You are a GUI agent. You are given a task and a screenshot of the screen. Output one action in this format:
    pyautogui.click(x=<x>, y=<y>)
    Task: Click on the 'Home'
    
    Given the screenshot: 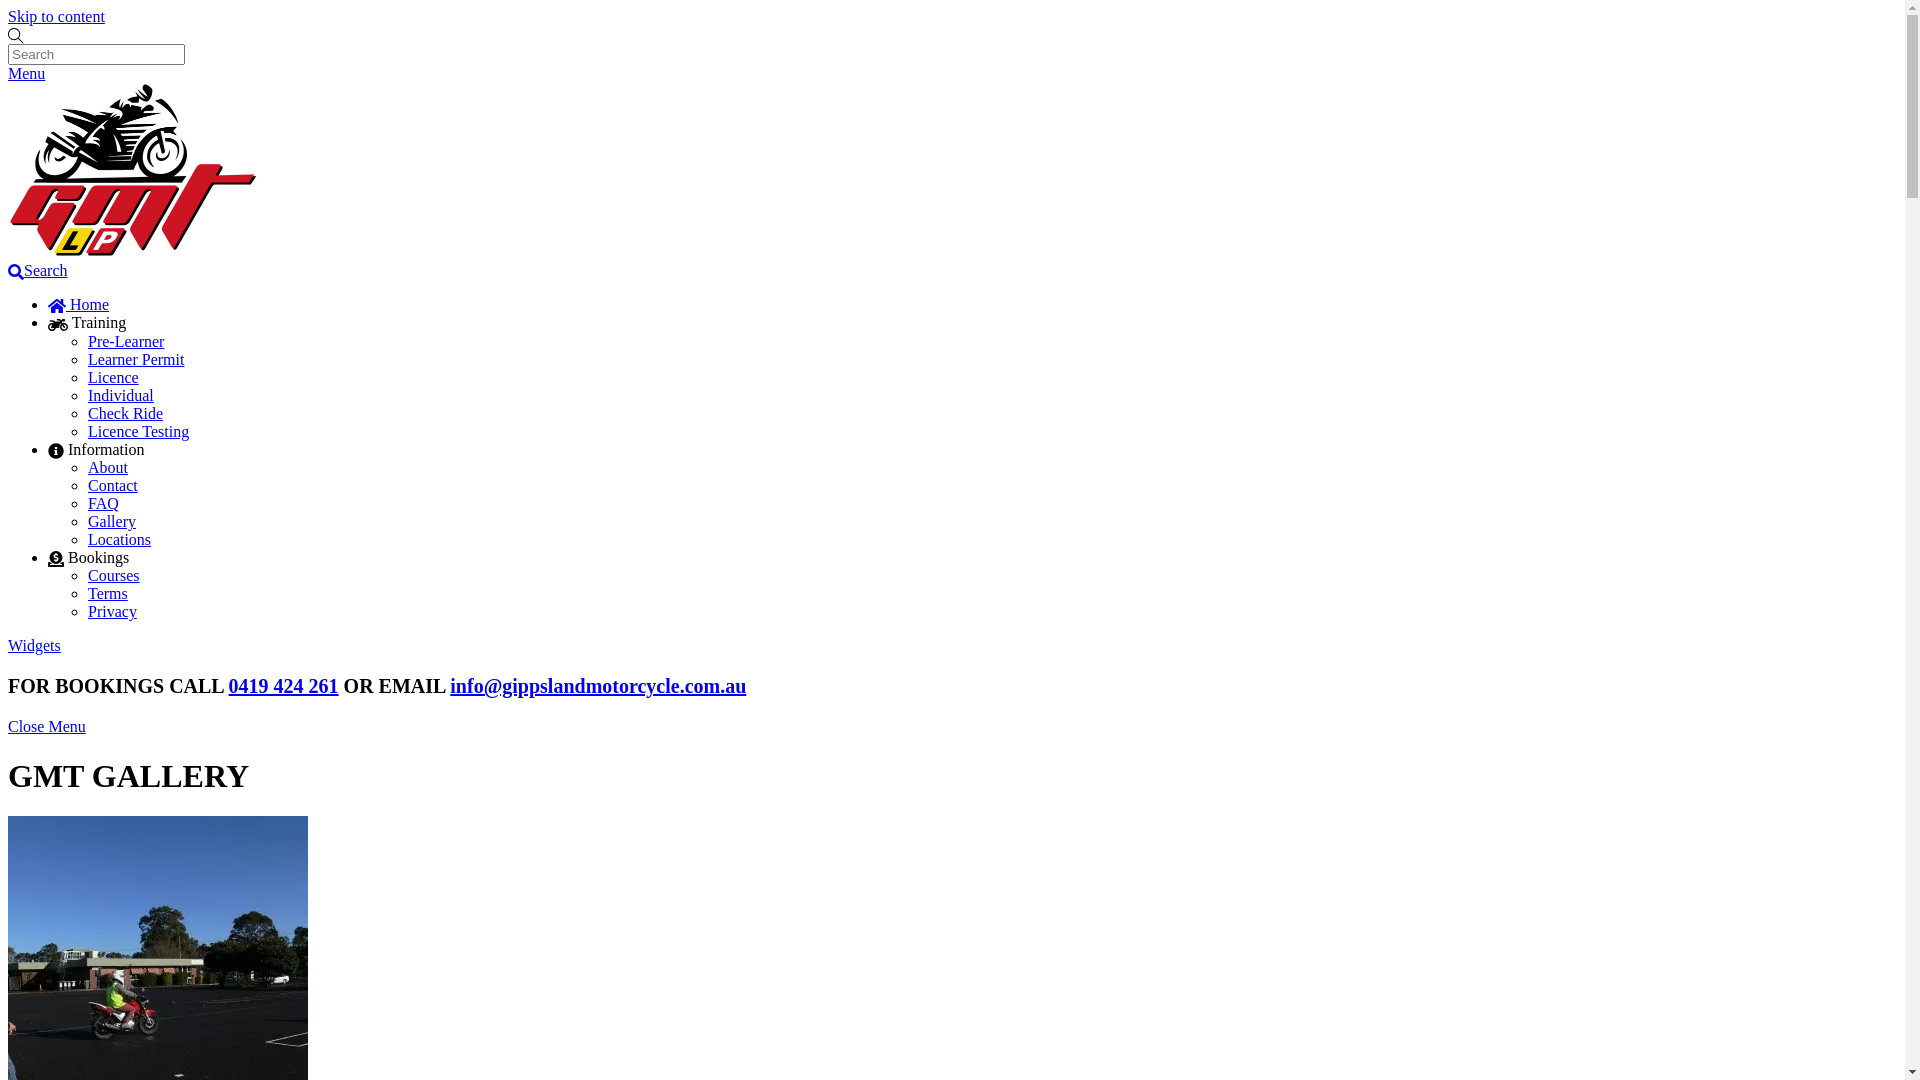 What is the action you would take?
    pyautogui.click(x=78, y=304)
    